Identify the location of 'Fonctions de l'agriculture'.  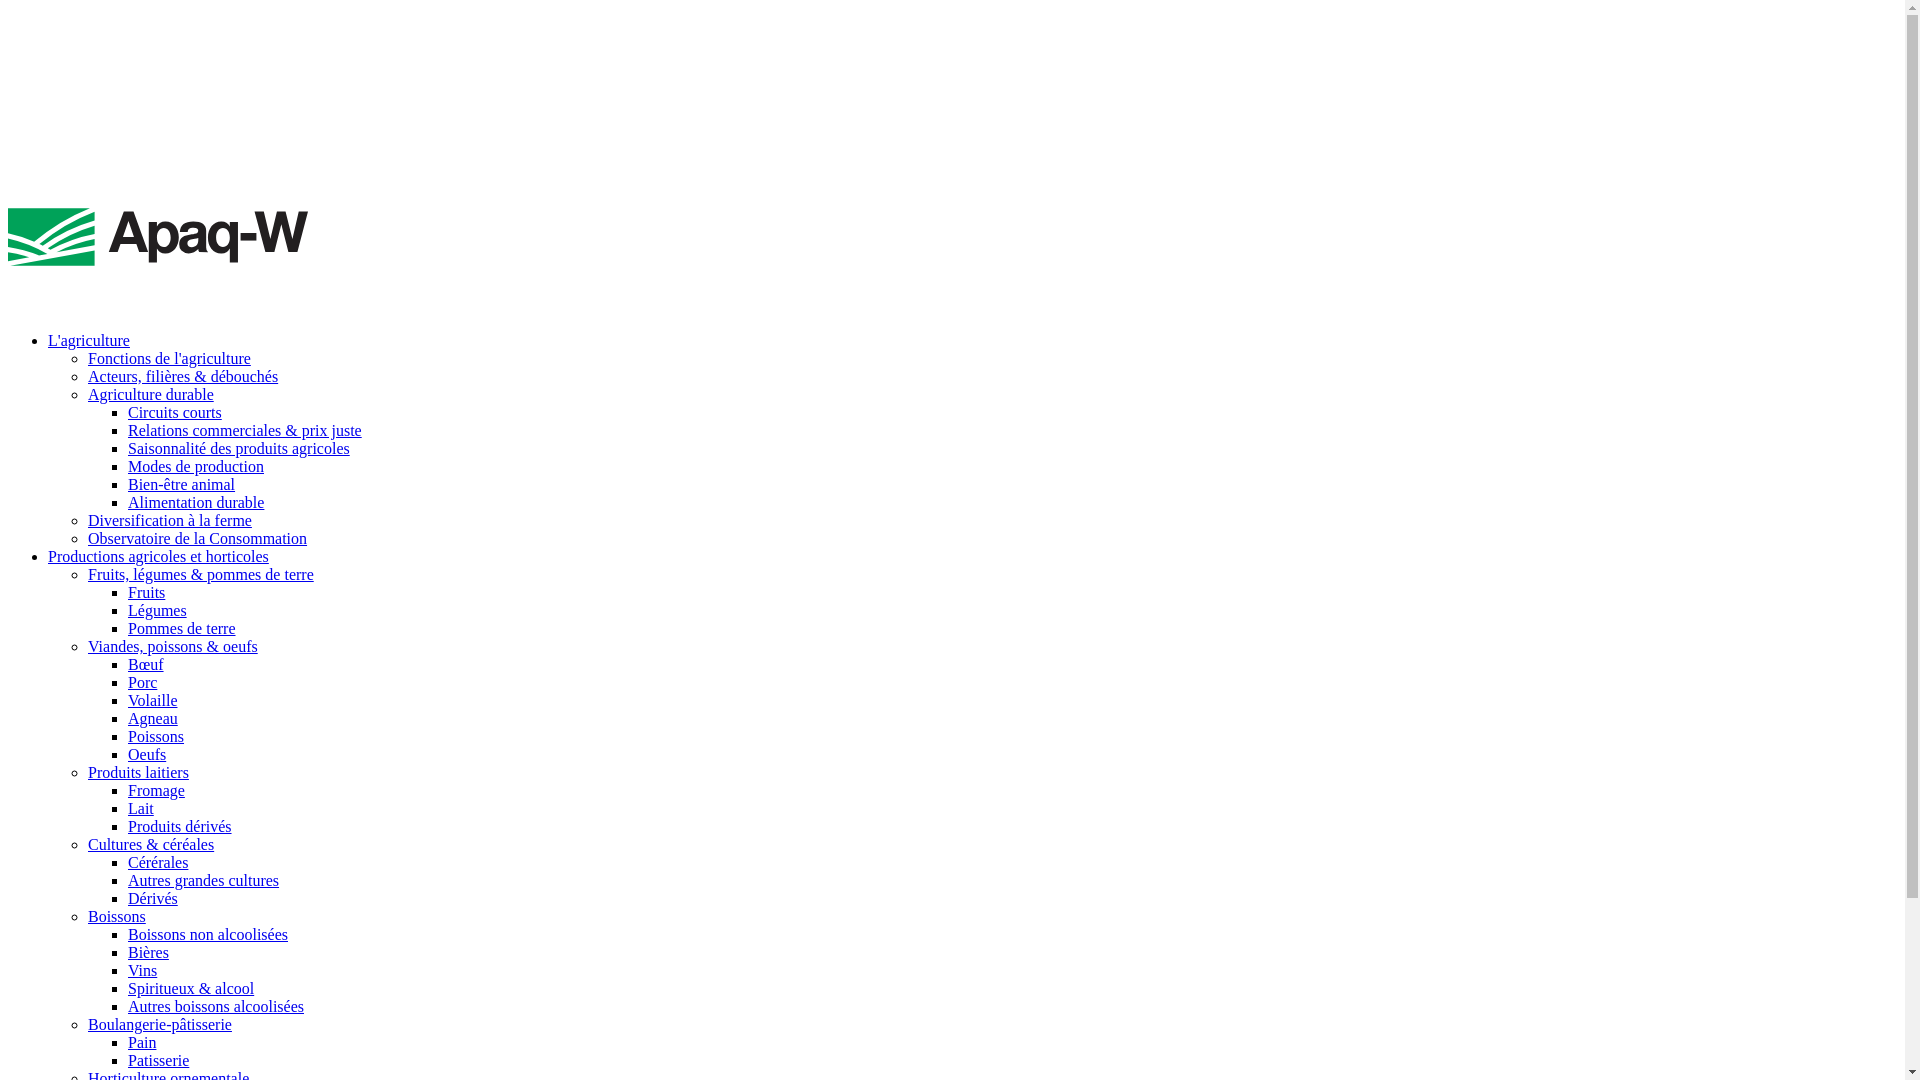
(169, 357).